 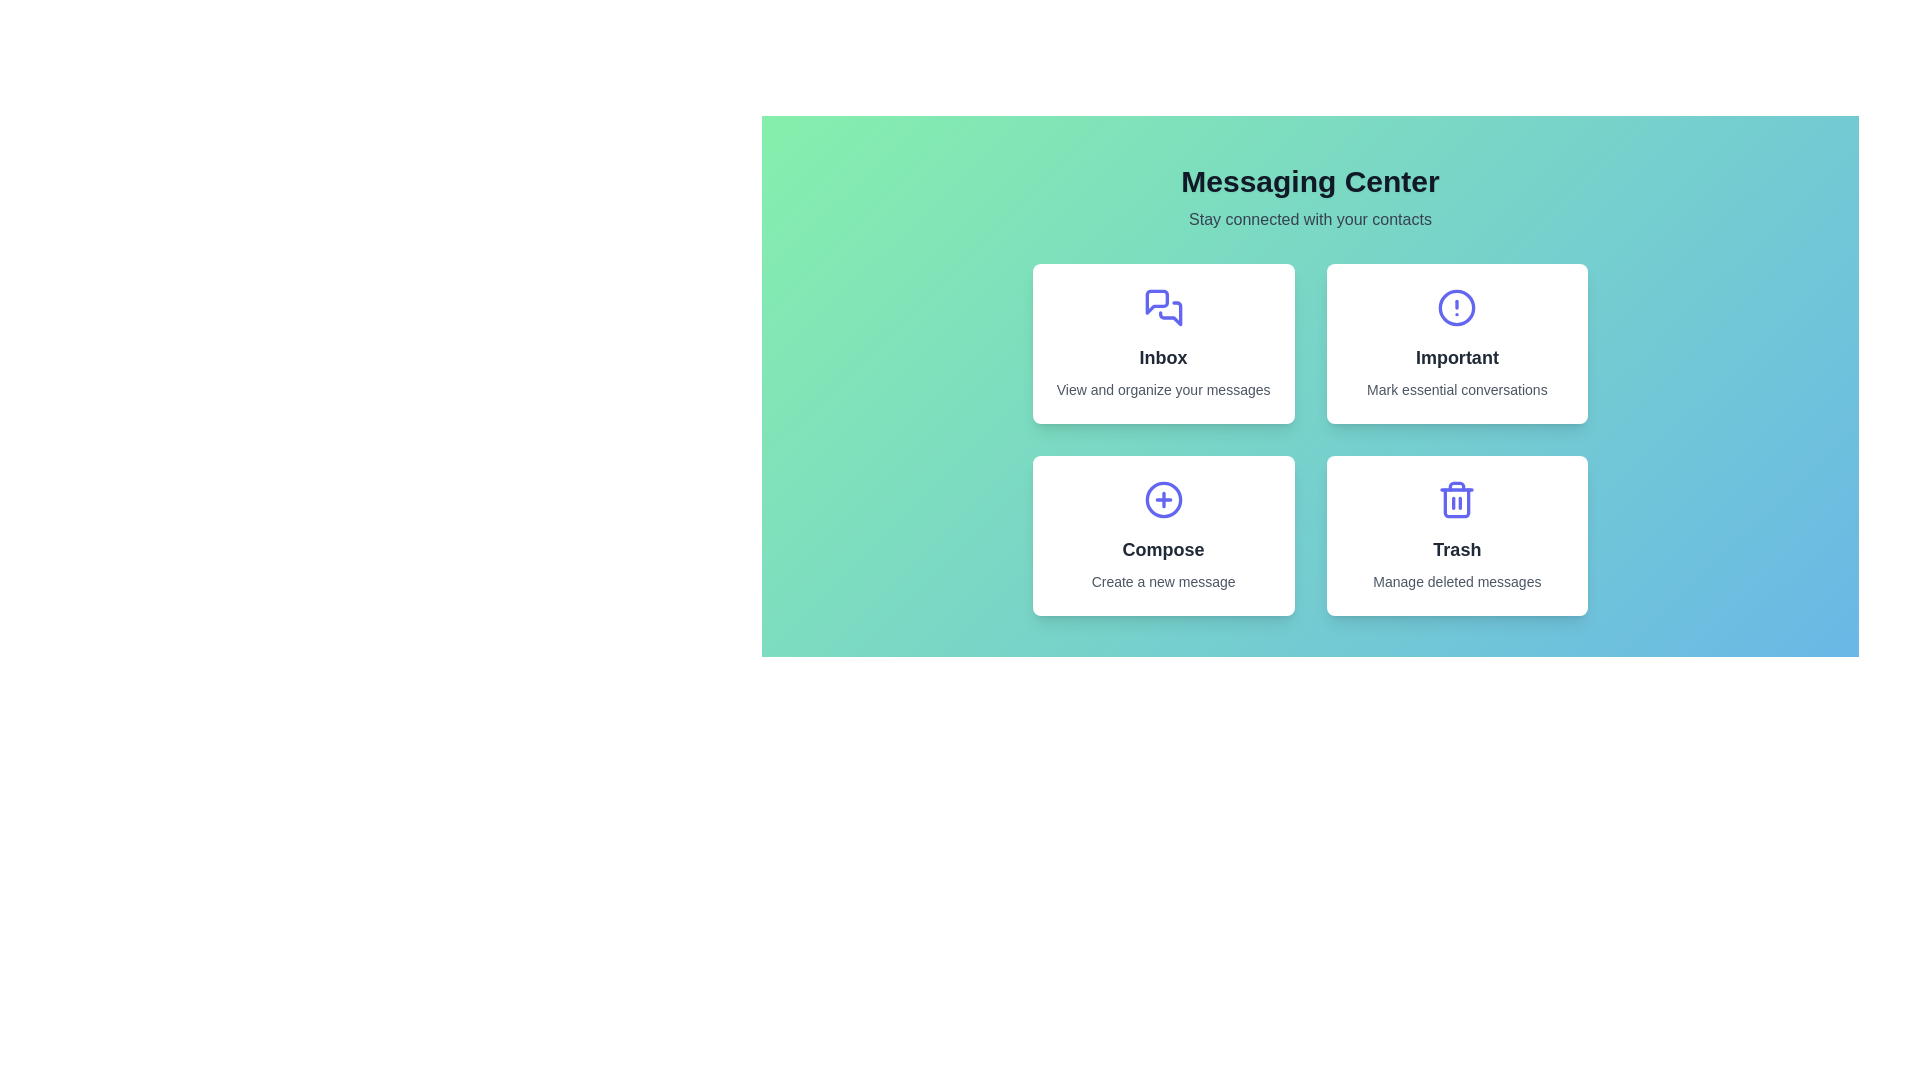 What do you see at coordinates (1457, 499) in the screenshot?
I see `the trash can icon, which is styled in blue and located in the bottom-right of the 'Trash' card` at bounding box center [1457, 499].